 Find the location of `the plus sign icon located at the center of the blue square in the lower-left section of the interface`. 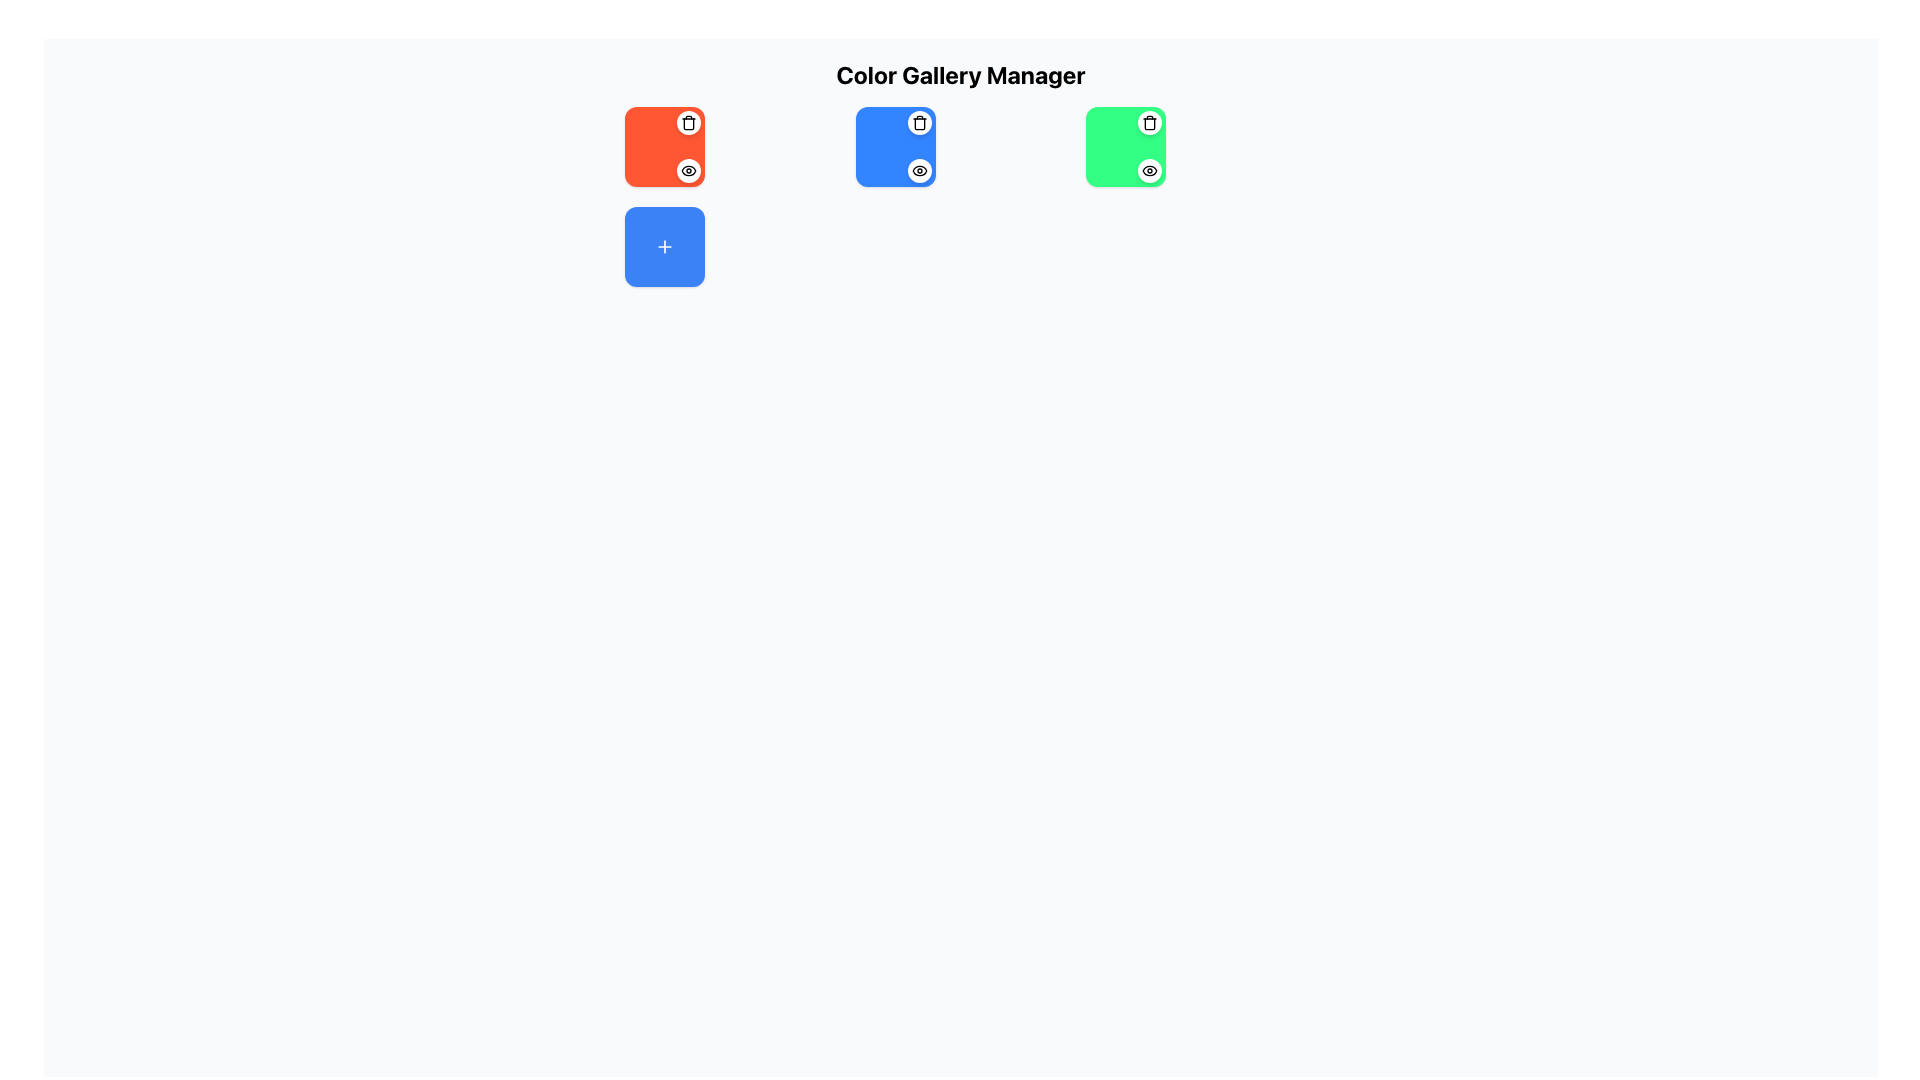

the plus sign icon located at the center of the blue square in the lower-left section of the interface is located at coordinates (665, 245).